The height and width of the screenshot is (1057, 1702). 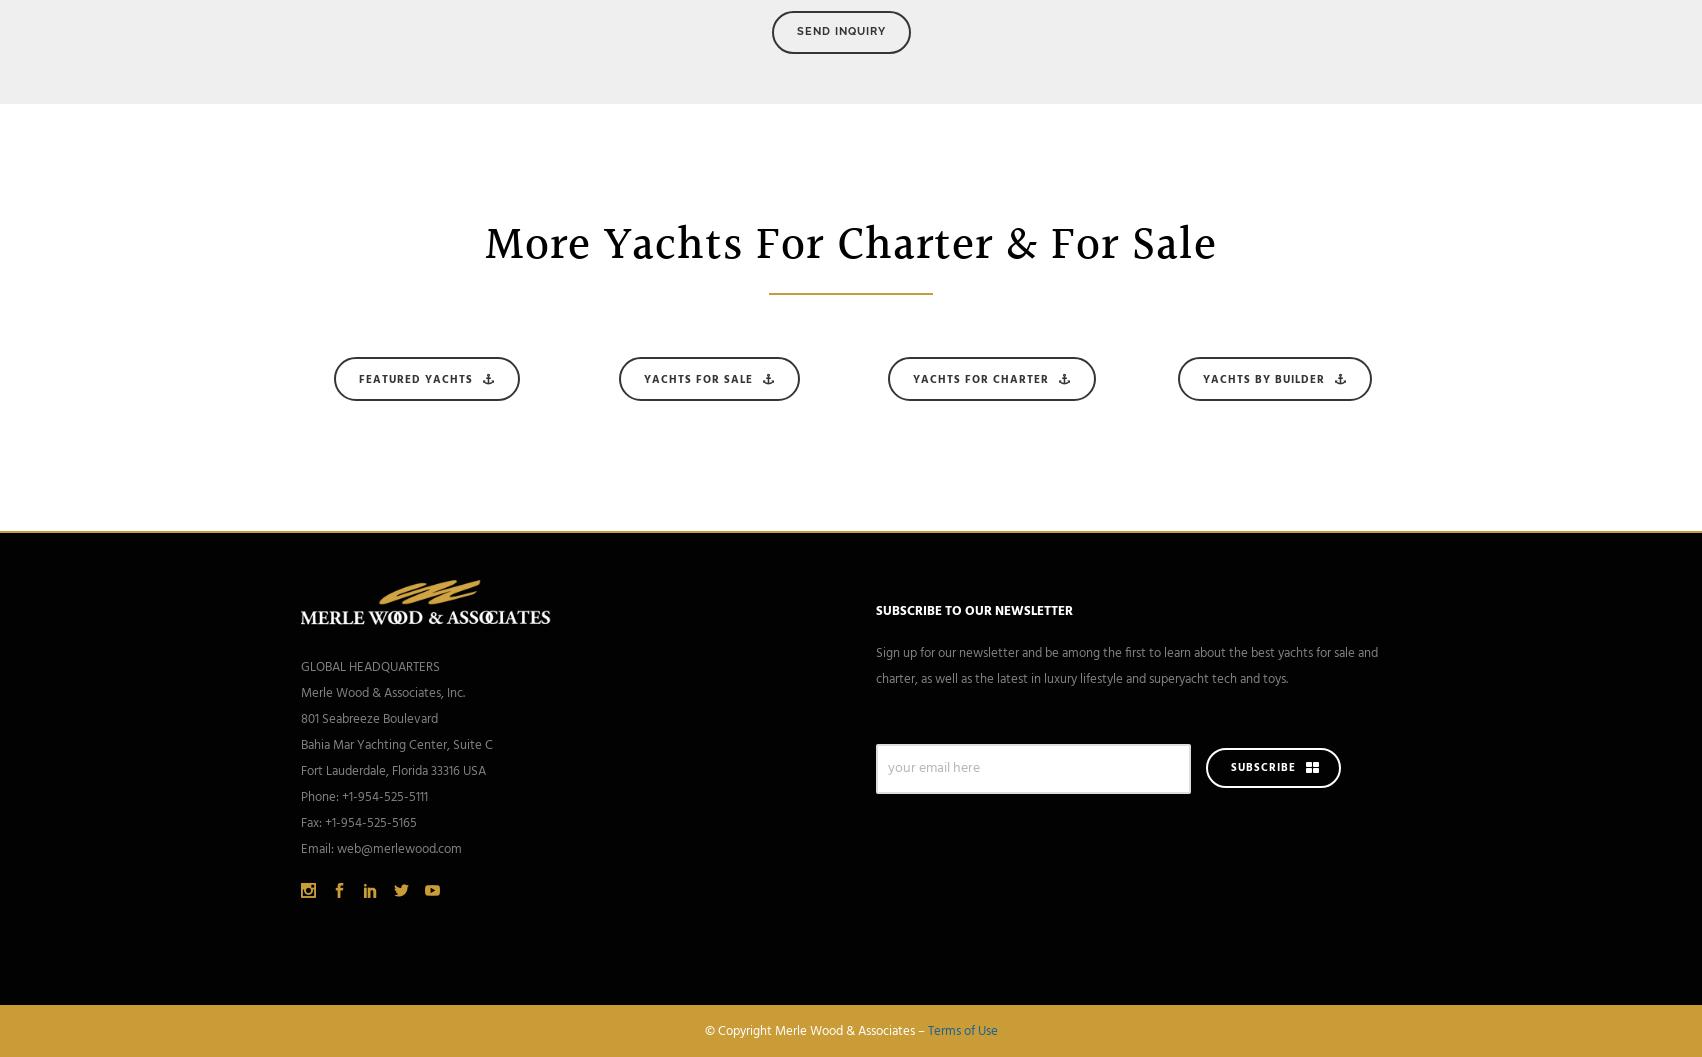 I want to click on 'Bahia Mar Yachting Center, Suite C', so click(x=397, y=744).